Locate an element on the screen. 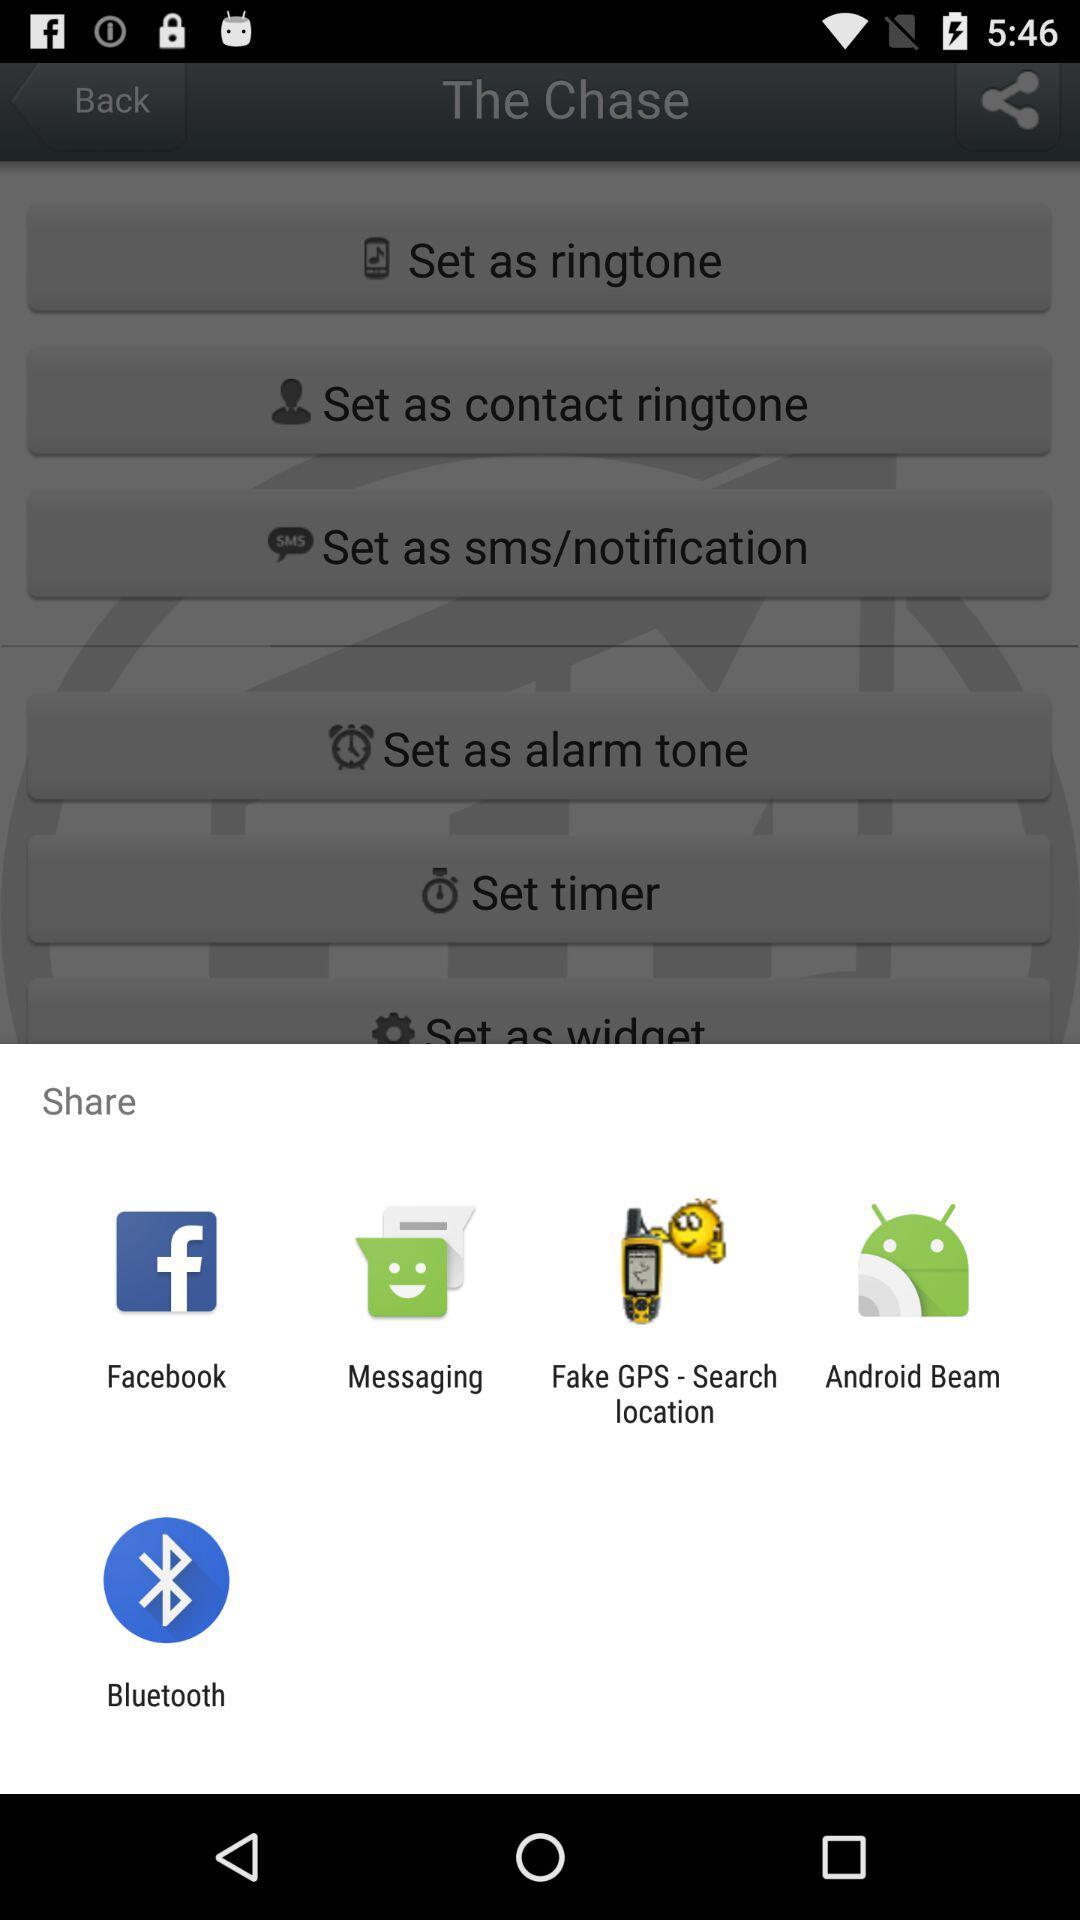 This screenshot has width=1080, height=1920. icon to the right of the messaging icon is located at coordinates (664, 1392).